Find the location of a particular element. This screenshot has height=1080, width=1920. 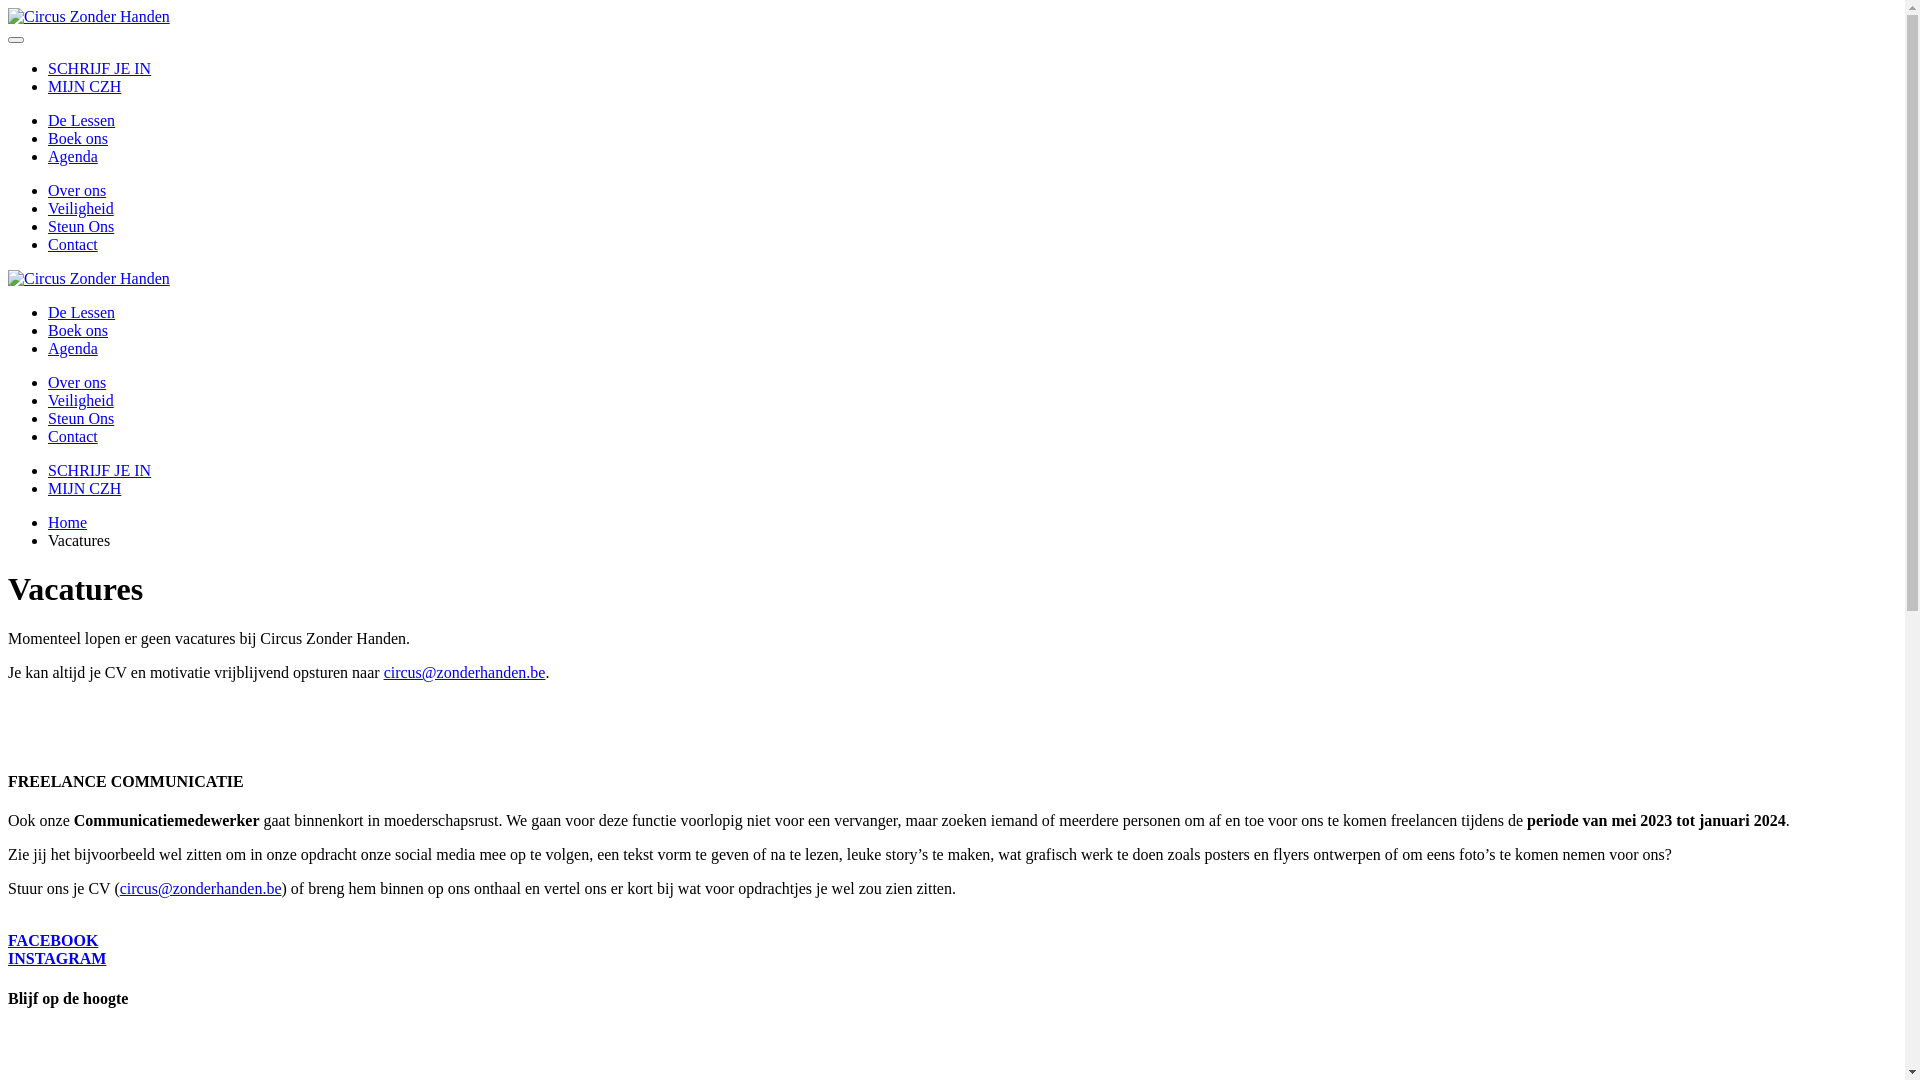

'Steun Ons' is located at coordinates (80, 417).